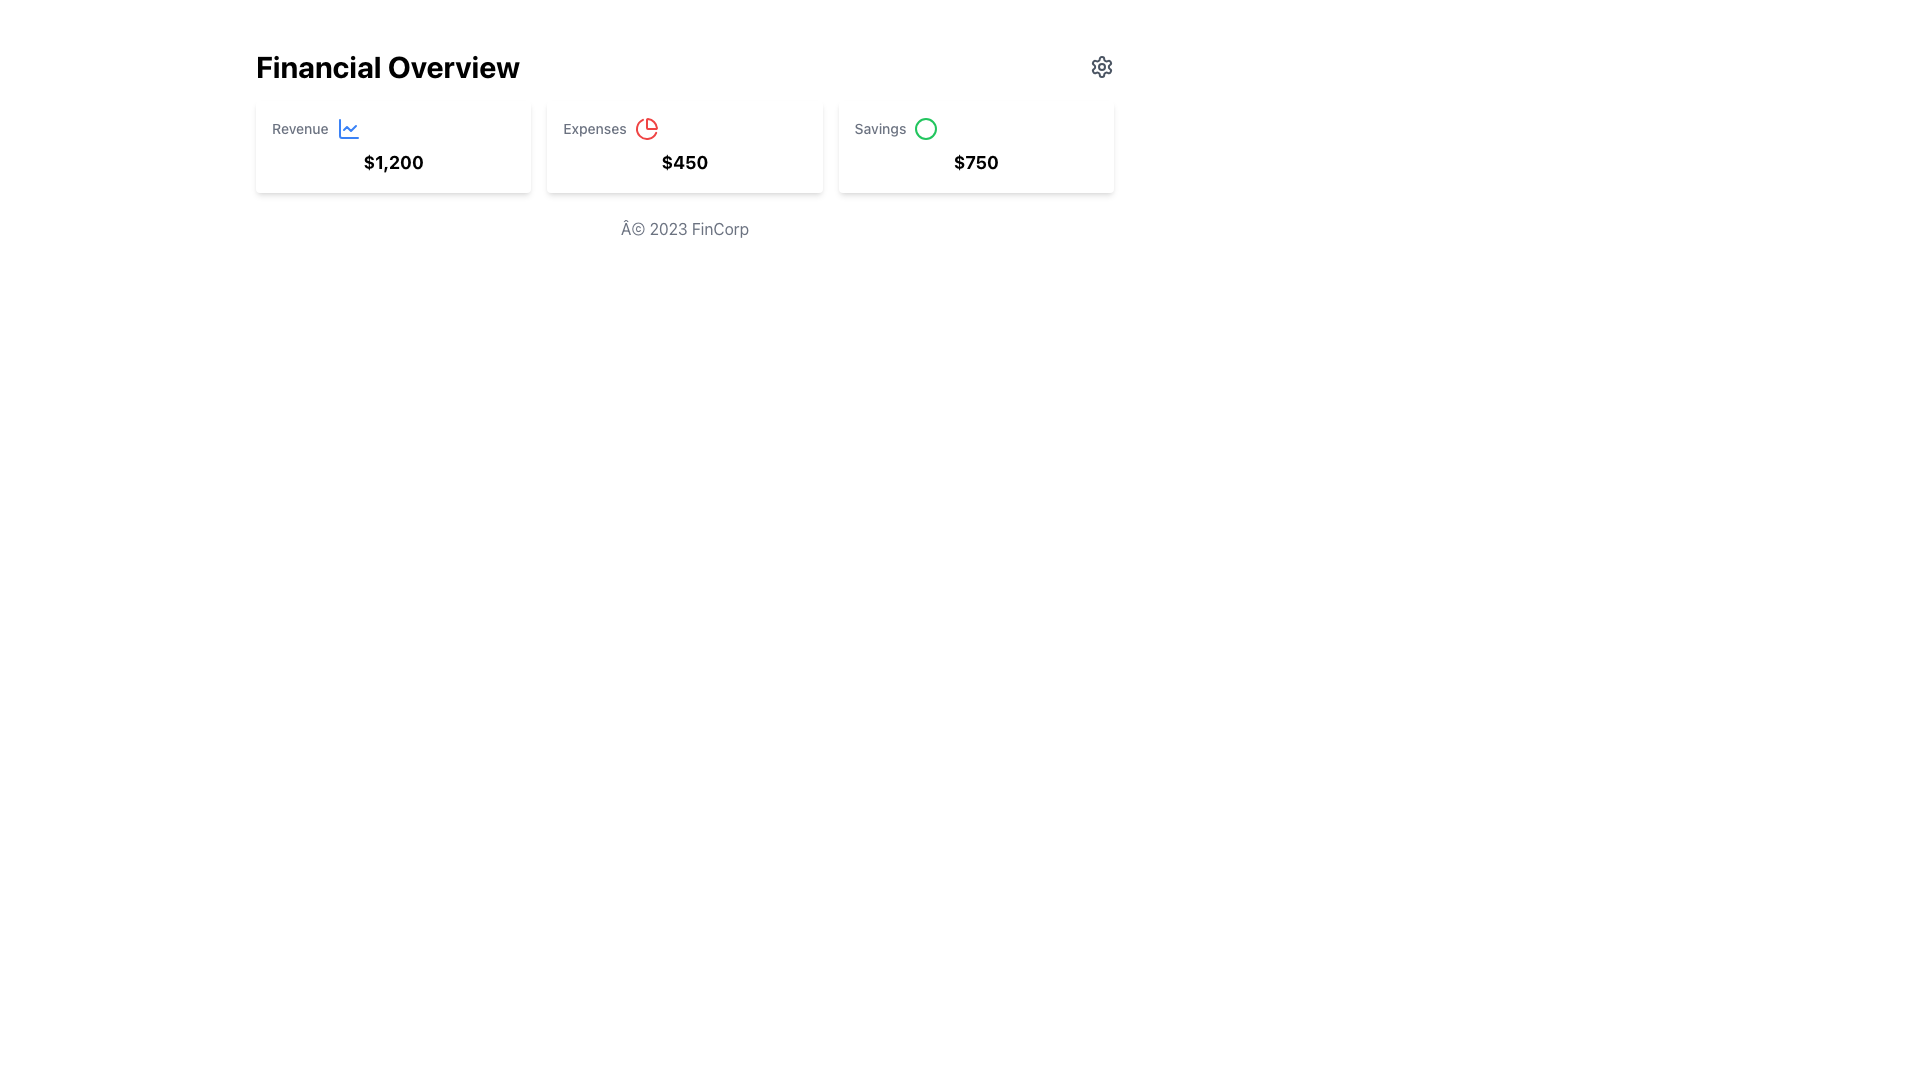 The image size is (1920, 1080). Describe the element at coordinates (685, 161) in the screenshot. I see `the numerical value text label indicating an expense amount, which is the second text item below the title 'Expenses' and to the right of a pie chart icon` at that location.